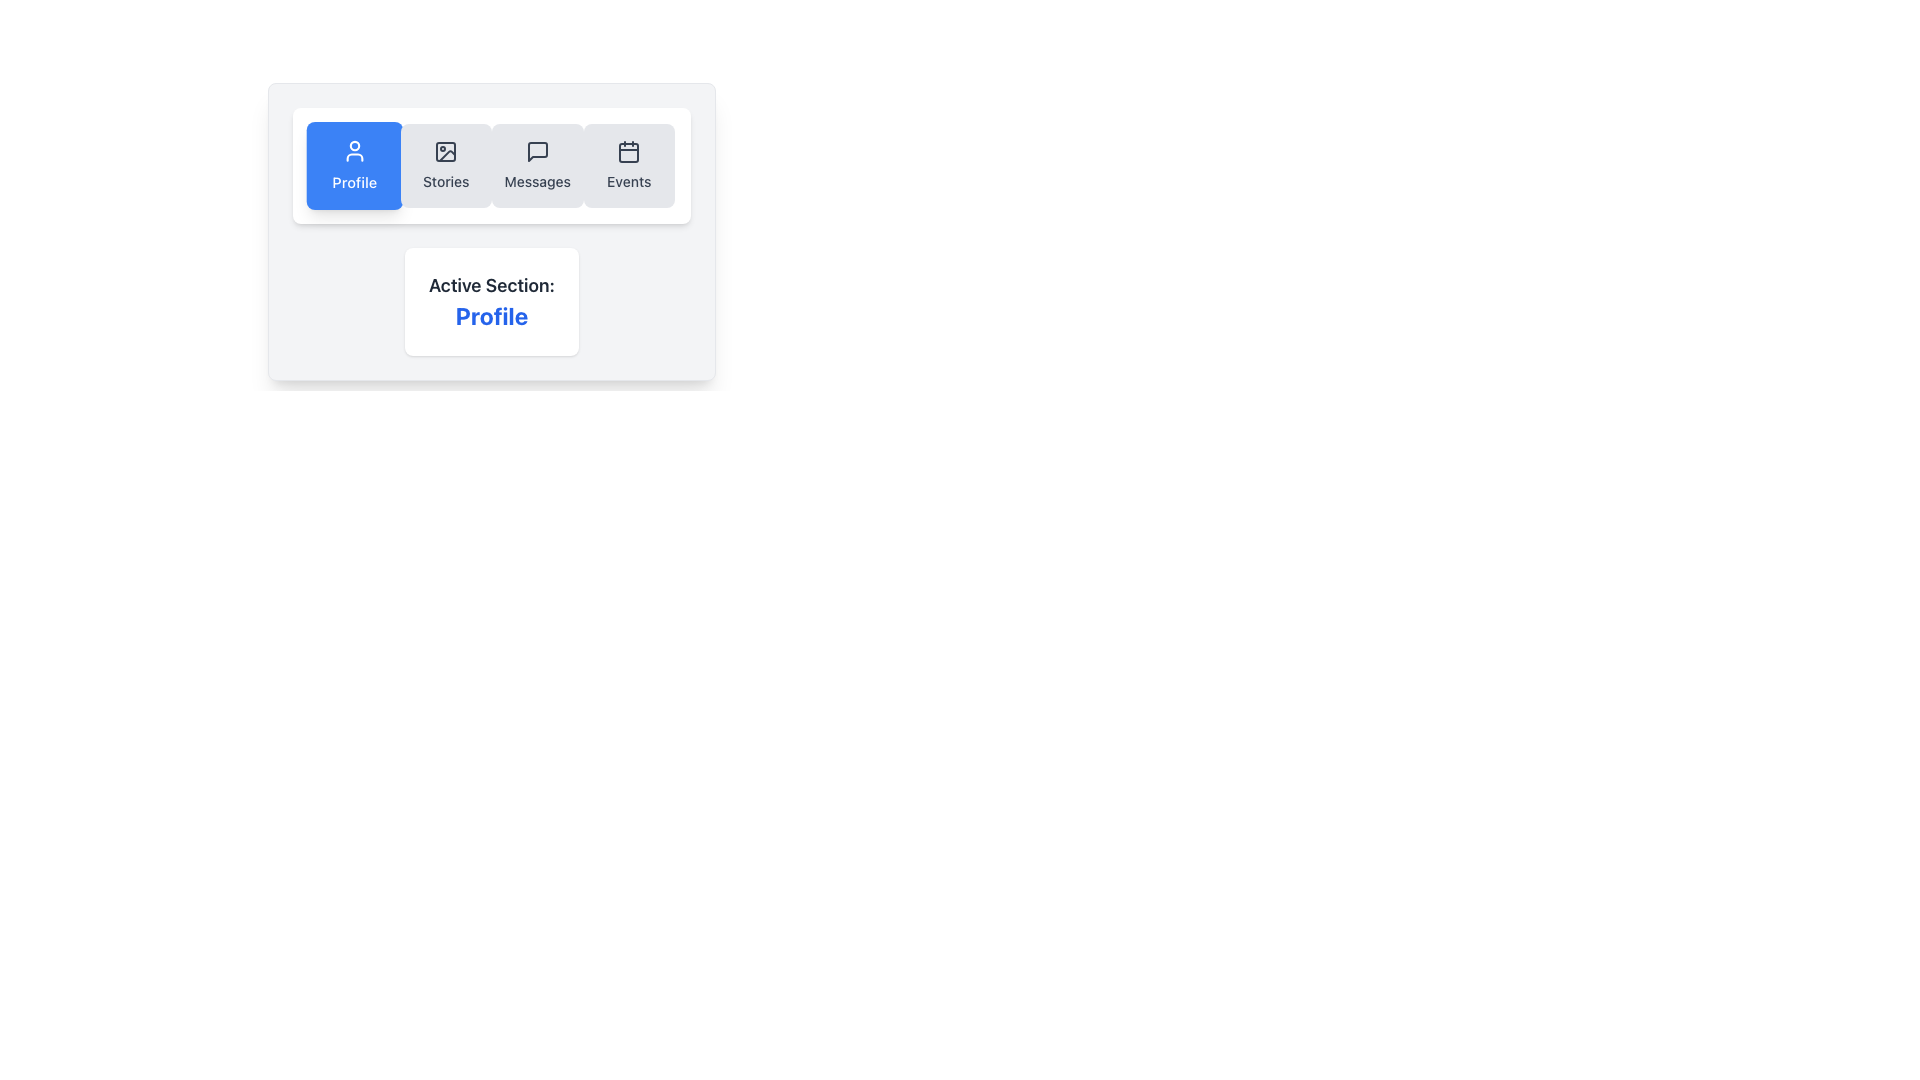 Image resolution: width=1920 pixels, height=1080 pixels. What do you see at coordinates (537, 181) in the screenshot?
I see `the static text label displaying 'Messages' which is located centrally beneath a messaging icon in the navigation menu` at bounding box center [537, 181].